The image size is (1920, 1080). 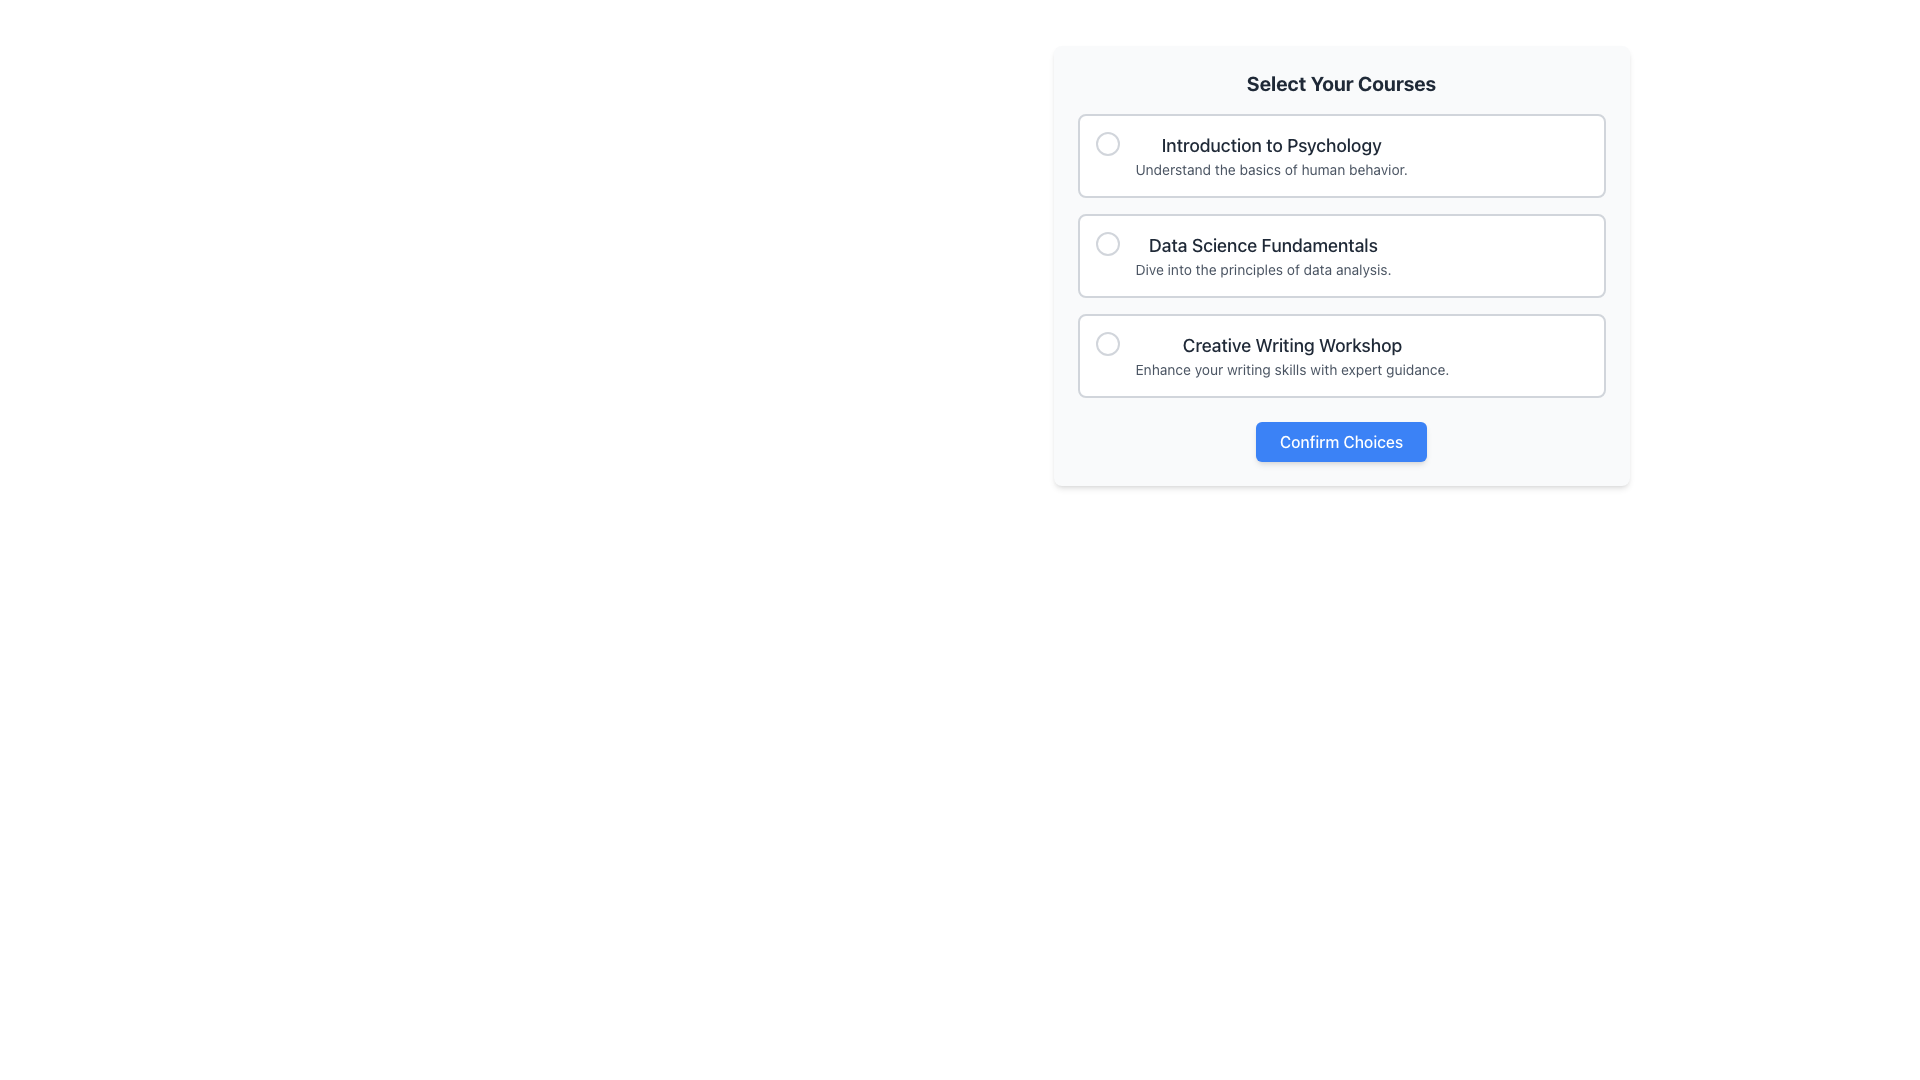 What do you see at coordinates (1341, 154) in the screenshot?
I see `the 'Introduction to Psychology' selection option, which contains a radio button on the left and text describing the course` at bounding box center [1341, 154].